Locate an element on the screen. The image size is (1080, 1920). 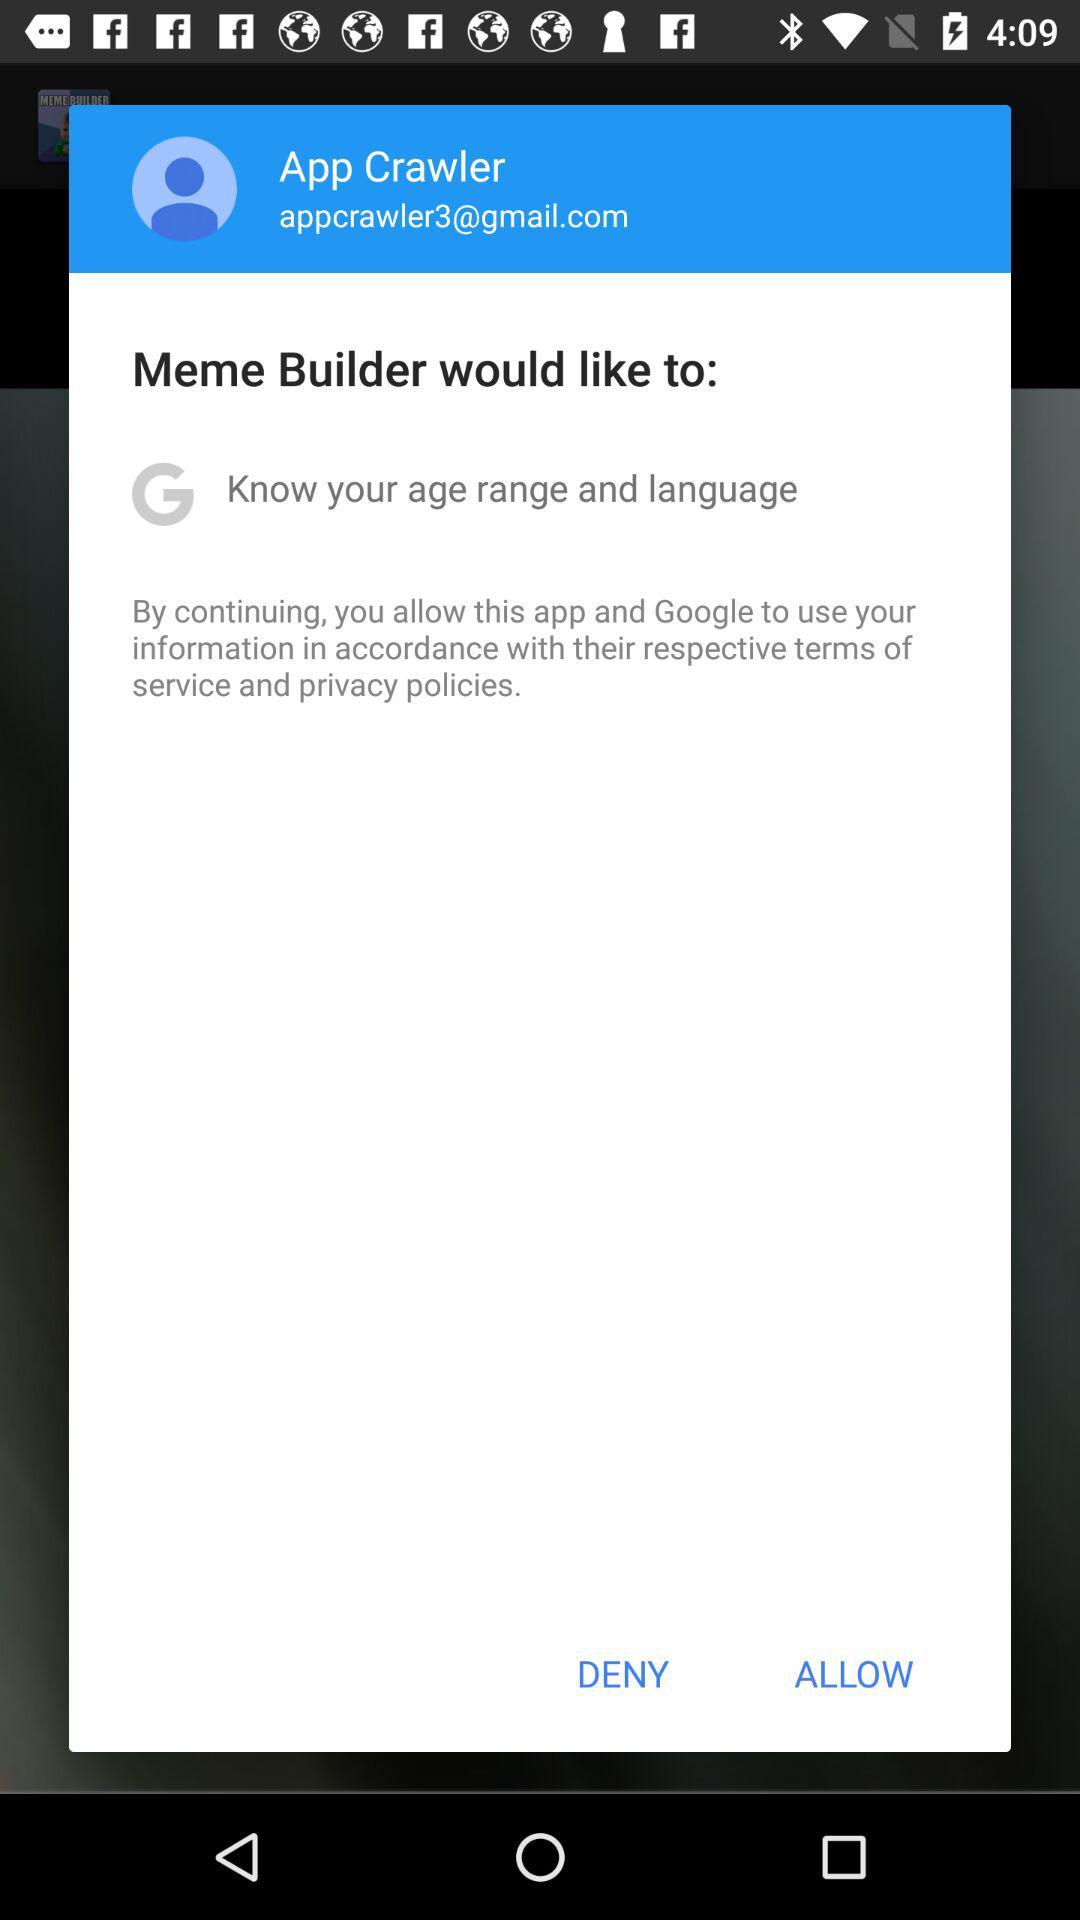
item at the bottom is located at coordinates (621, 1673).